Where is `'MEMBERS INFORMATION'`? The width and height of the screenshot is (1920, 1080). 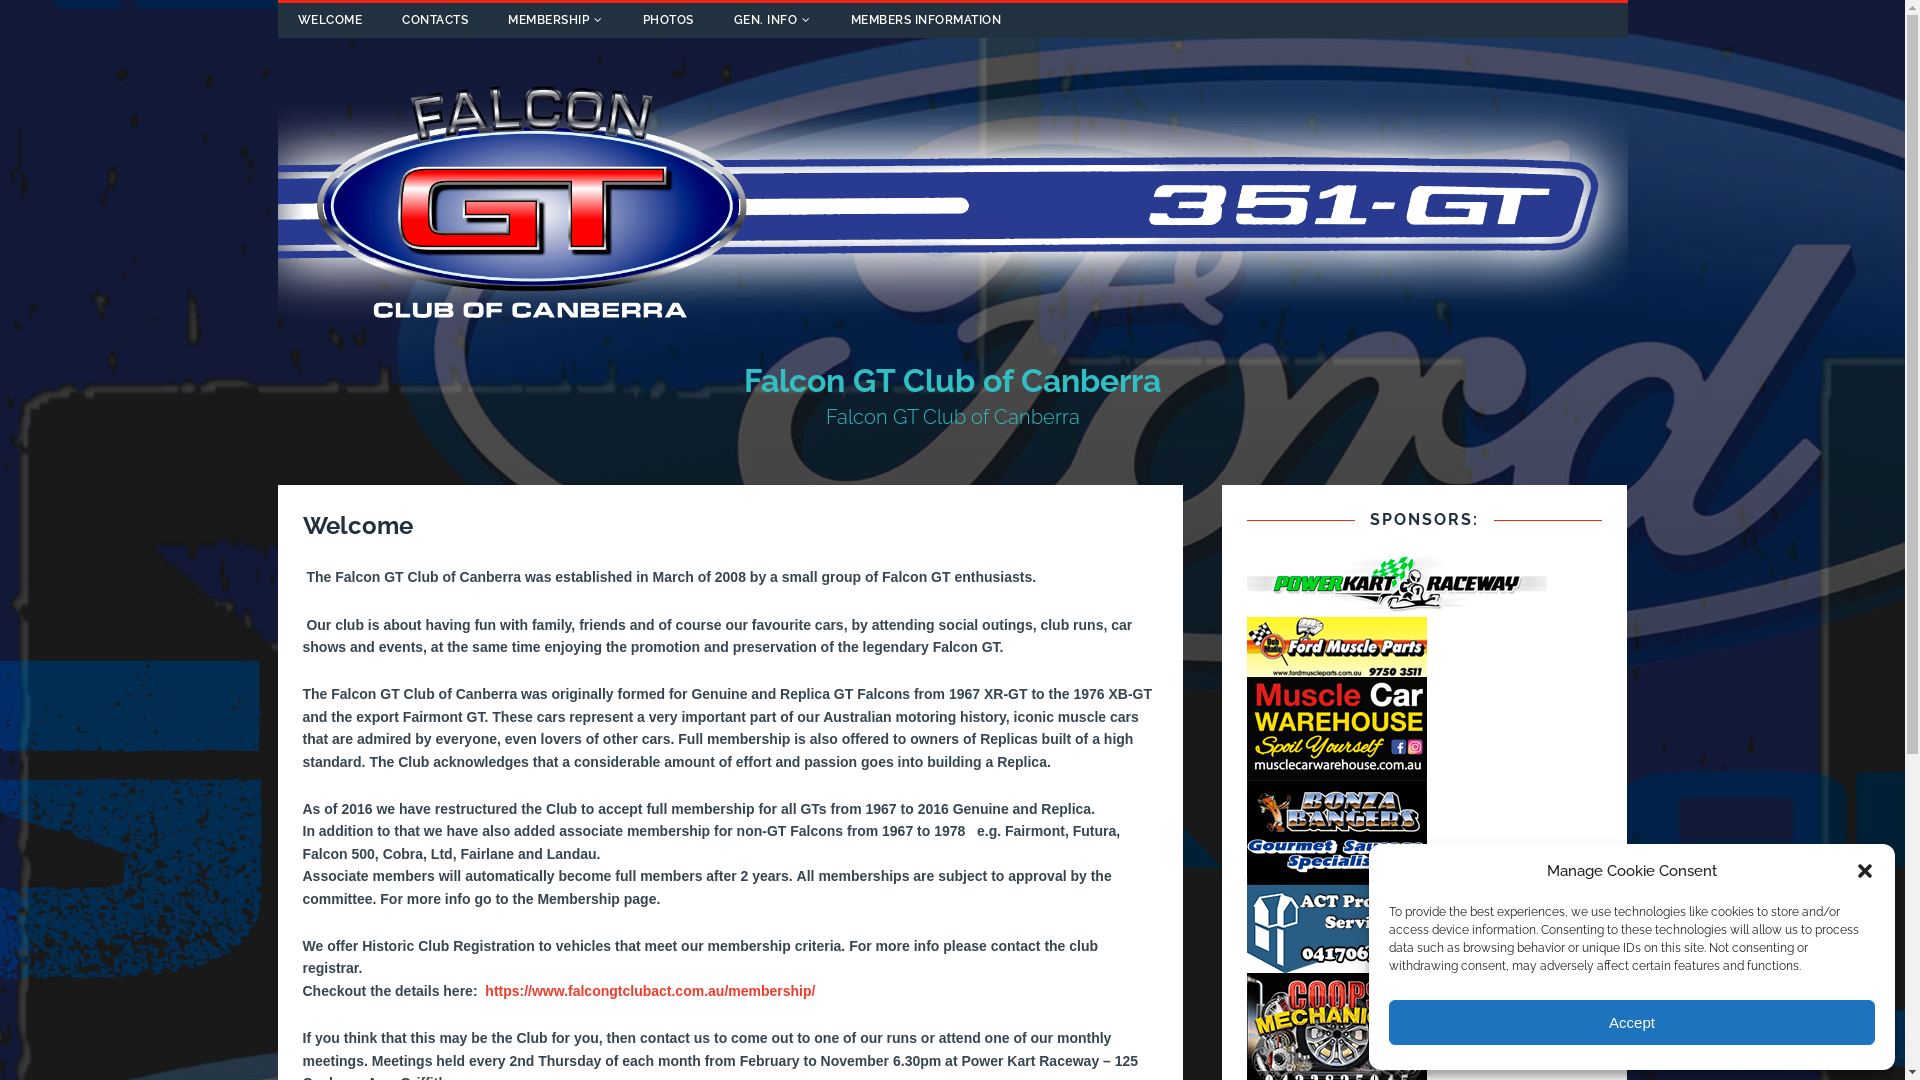 'MEMBERS INFORMATION' is located at coordinates (924, 20).